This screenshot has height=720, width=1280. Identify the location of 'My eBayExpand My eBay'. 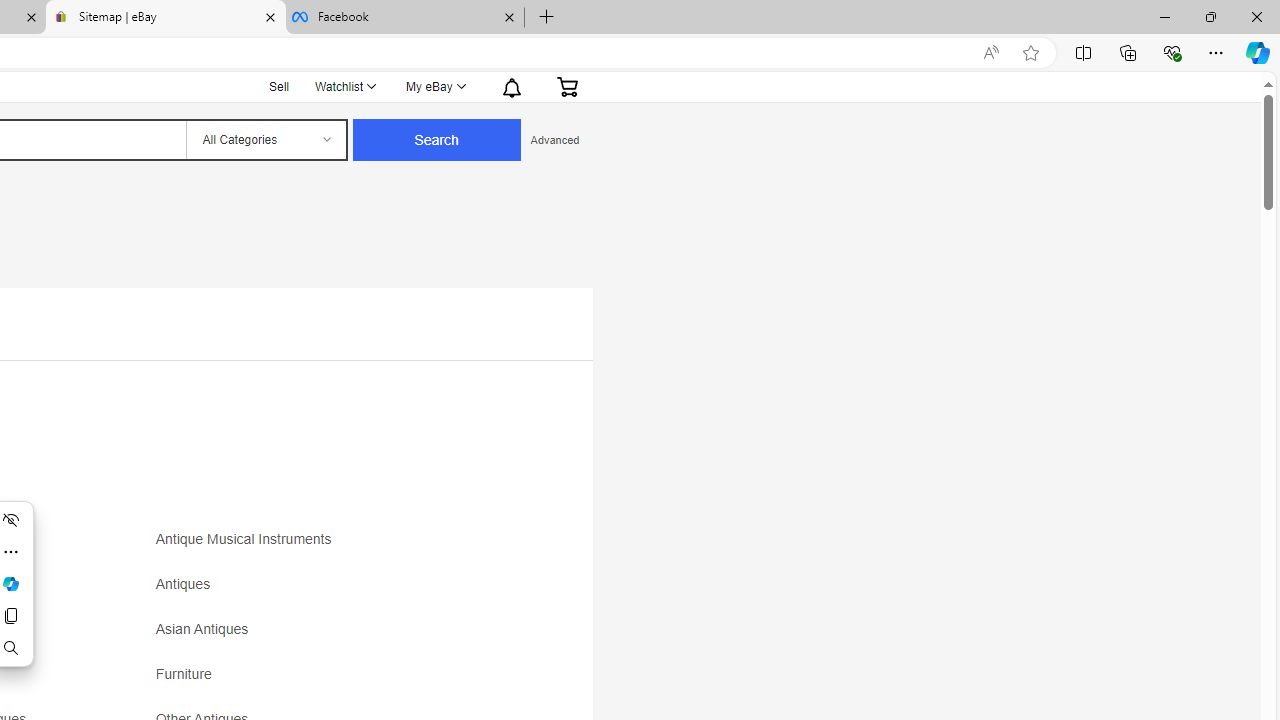
(434, 86).